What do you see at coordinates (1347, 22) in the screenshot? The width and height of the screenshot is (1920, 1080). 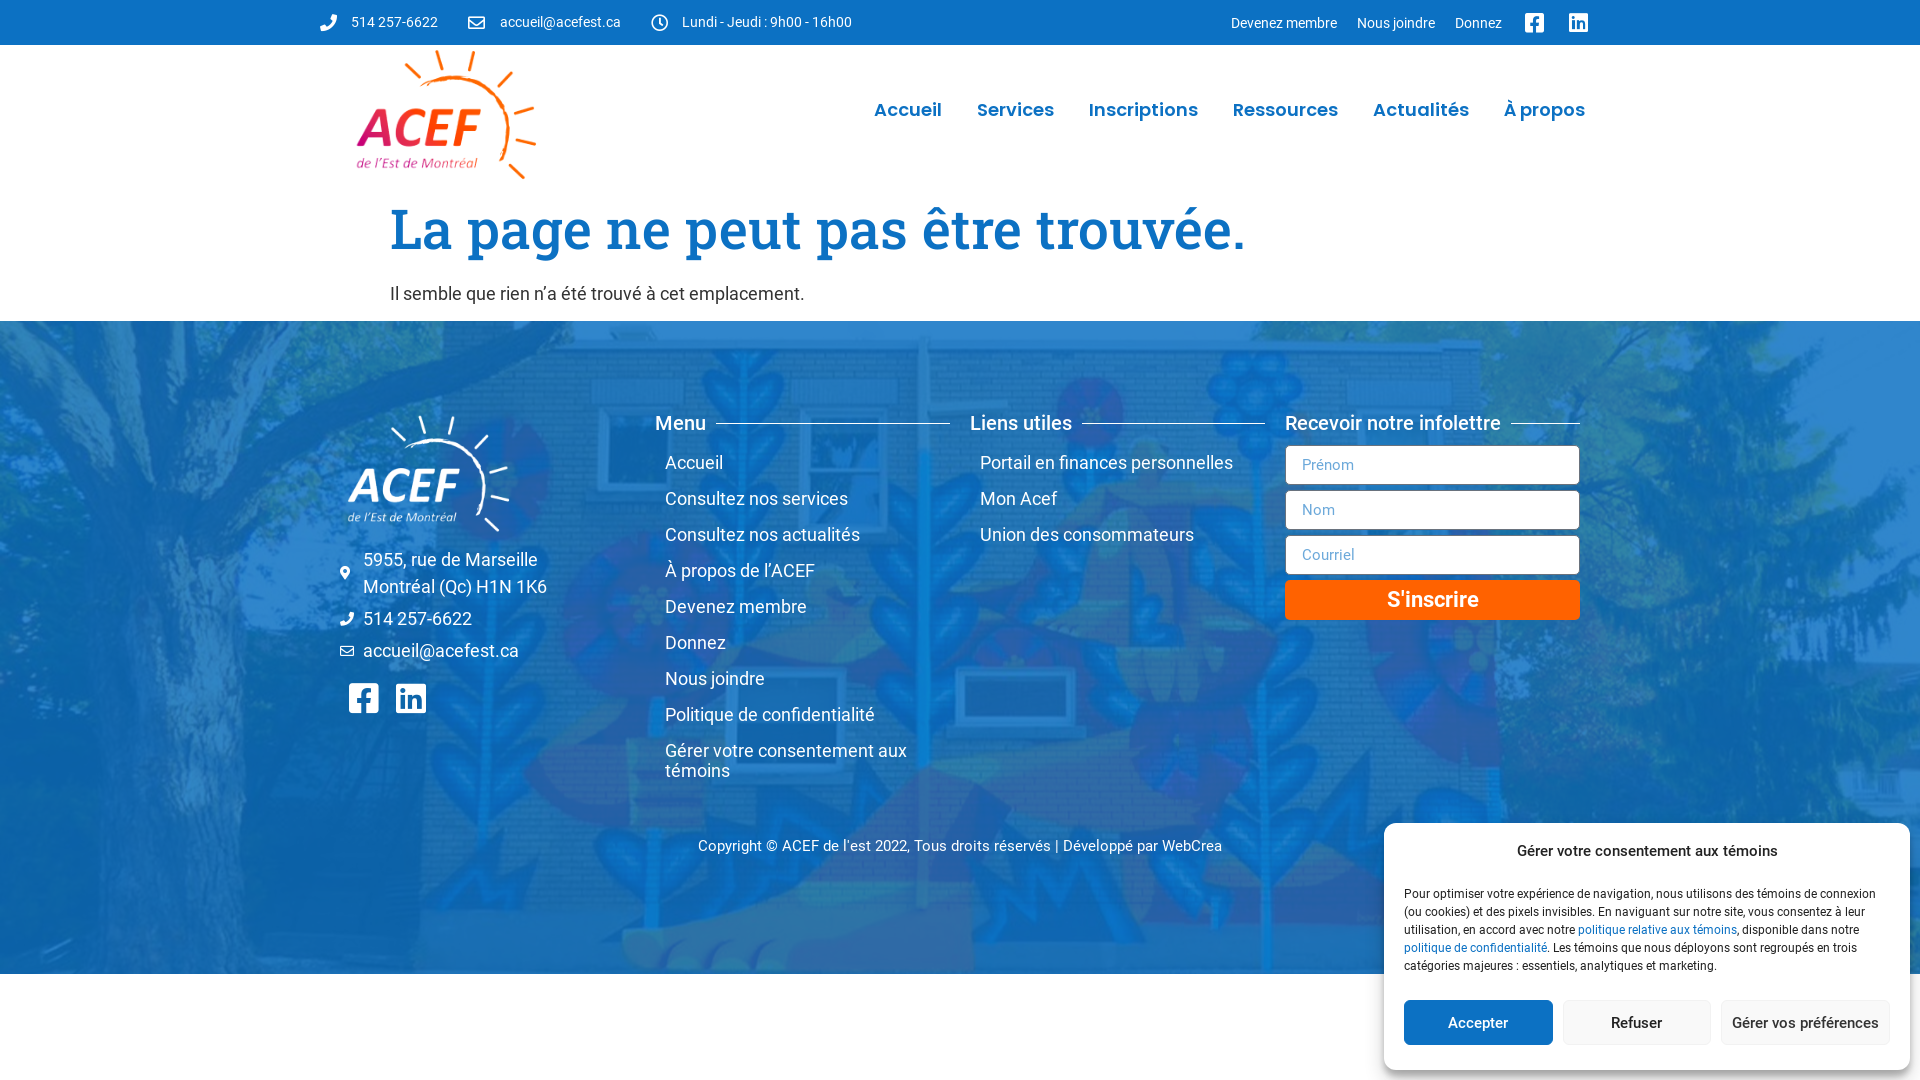 I see `'Nous joindre'` at bounding box center [1347, 22].